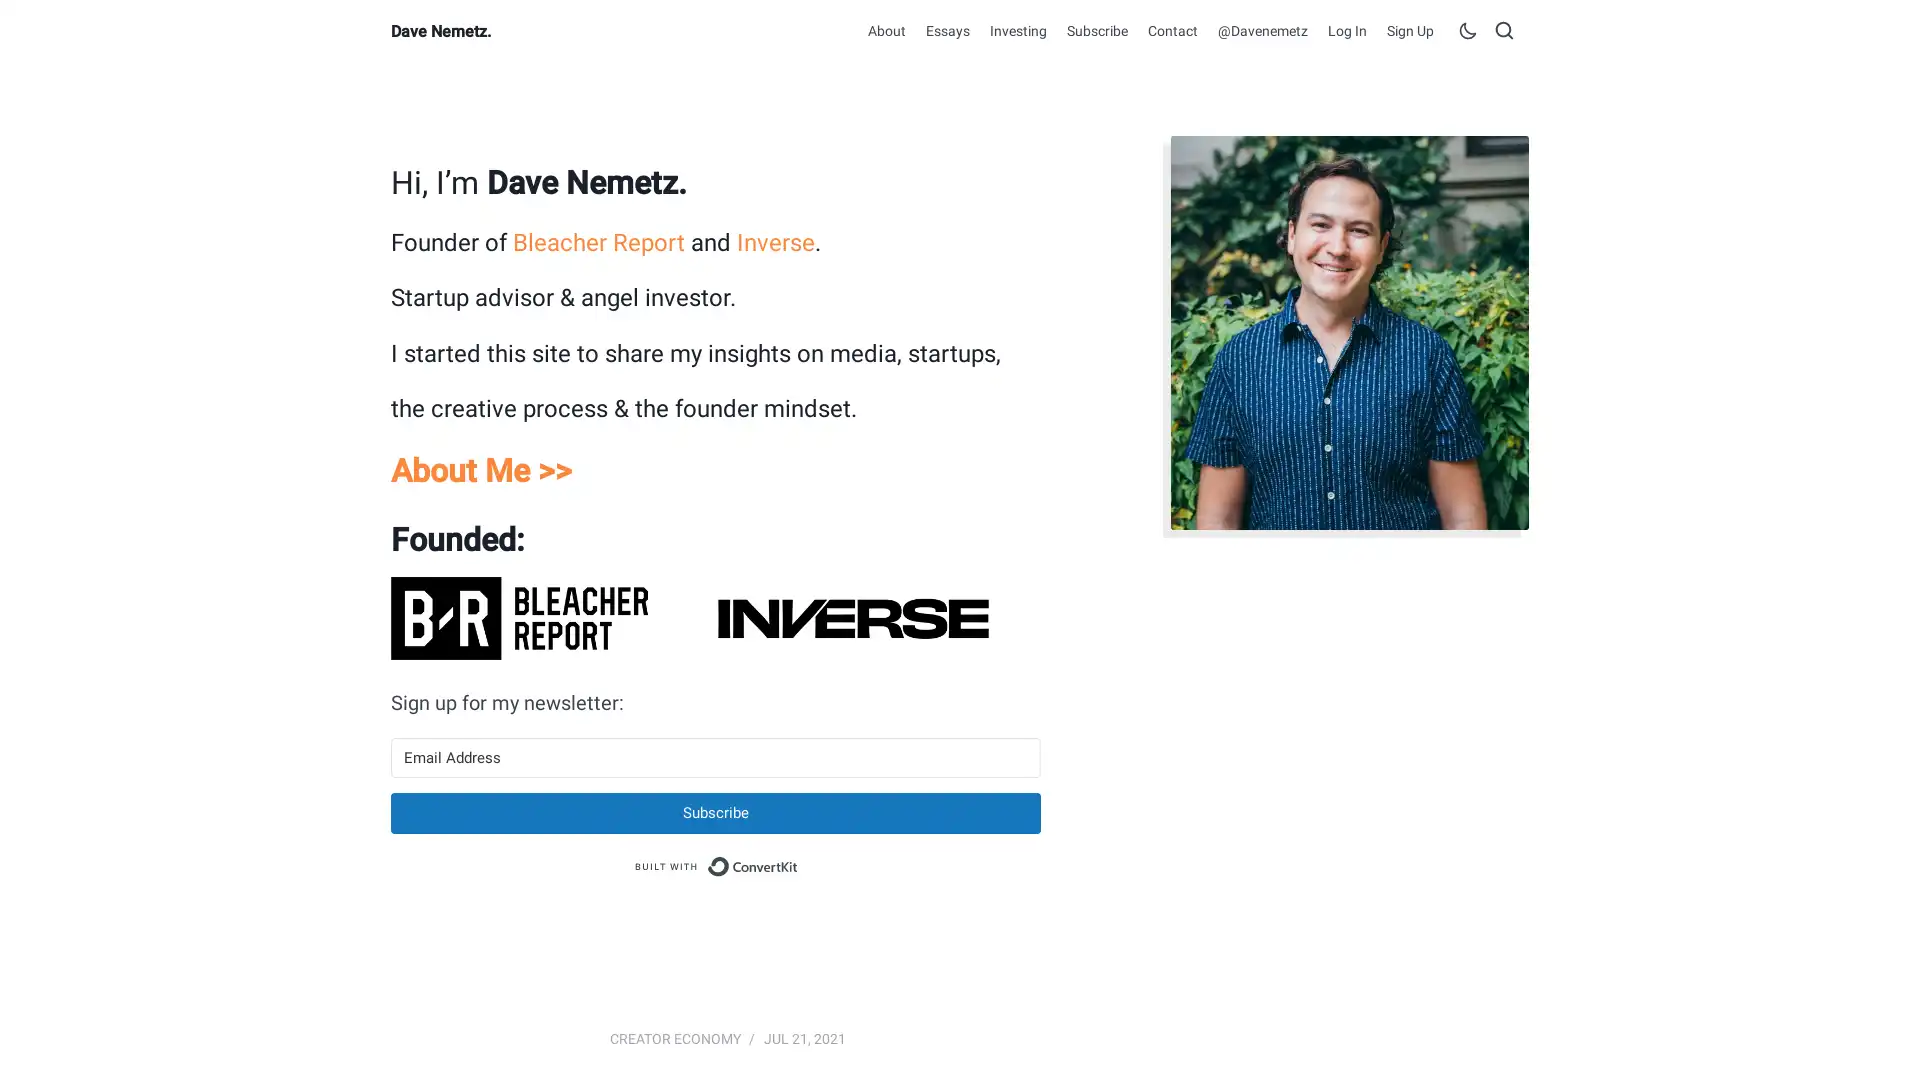 This screenshot has height=1080, width=1920. I want to click on Subscribe, so click(715, 813).